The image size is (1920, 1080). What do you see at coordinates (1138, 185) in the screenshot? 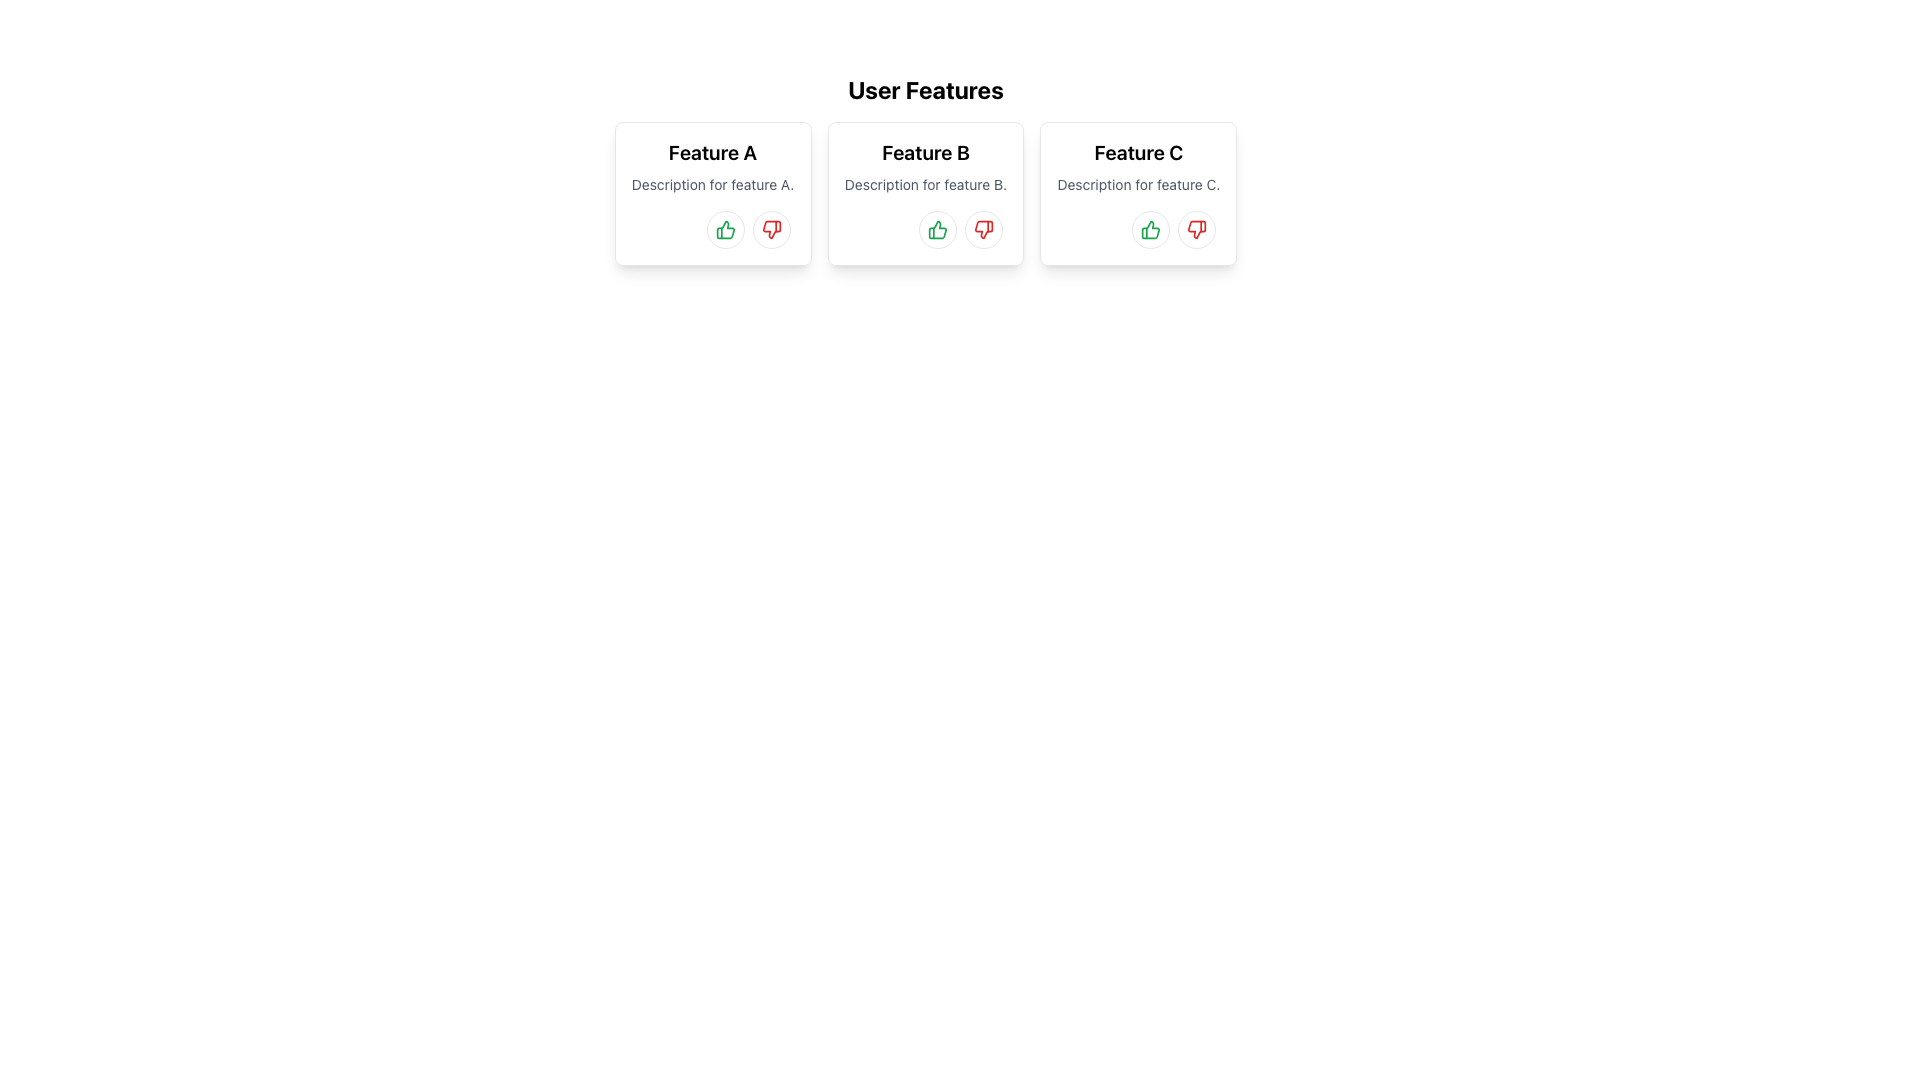
I see `the text block containing the phrase 'Description for feature C.' which is styled with a small font and gray color, located below the title 'Feature C' in the middle section of the 'Feature C' card` at bounding box center [1138, 185].